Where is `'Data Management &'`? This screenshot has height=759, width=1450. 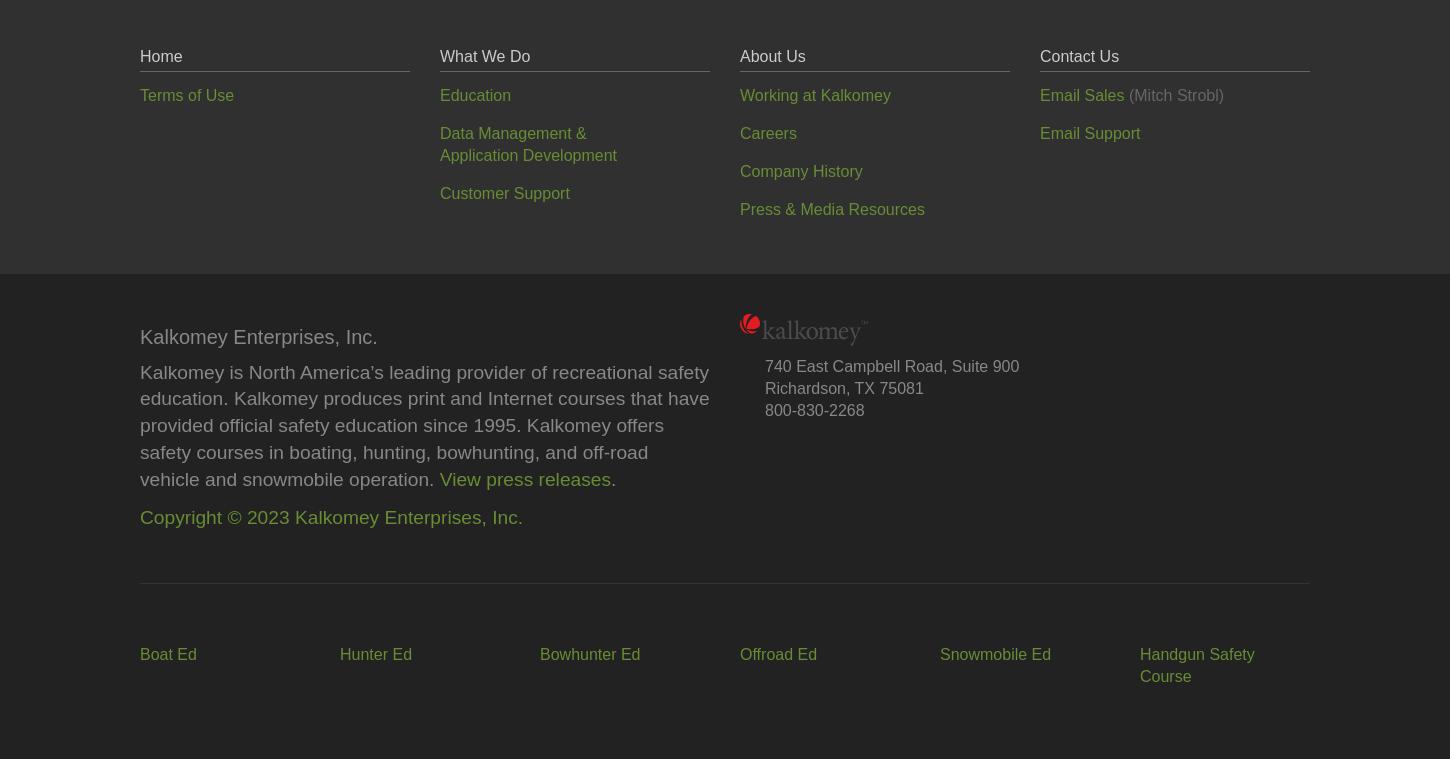
'Data Management &' is located at coordinates (513, 132).